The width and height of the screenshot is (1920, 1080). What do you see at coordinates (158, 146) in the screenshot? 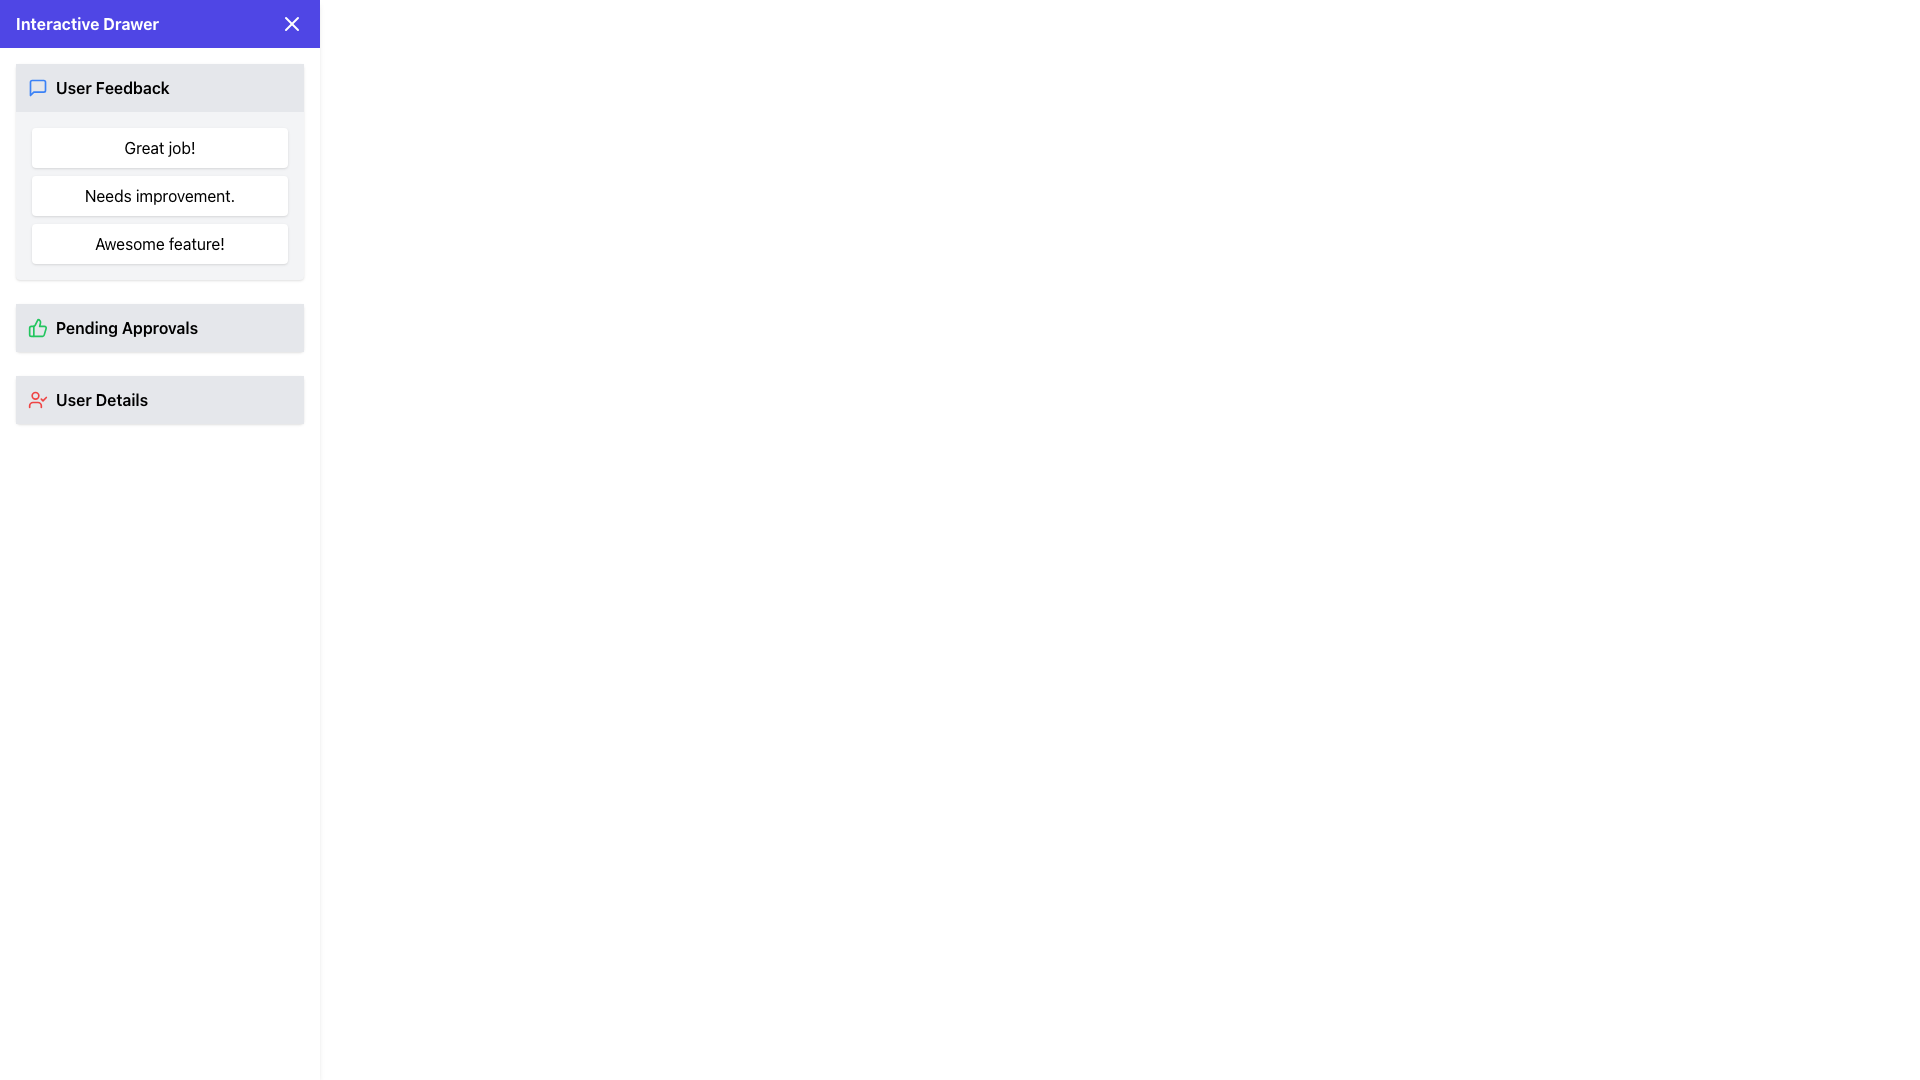
I see `text 'Great job!' from the label with a white background and rounded corners located under the 'User Feedback' header in the left sidebar` at bounding box center [158, 146].